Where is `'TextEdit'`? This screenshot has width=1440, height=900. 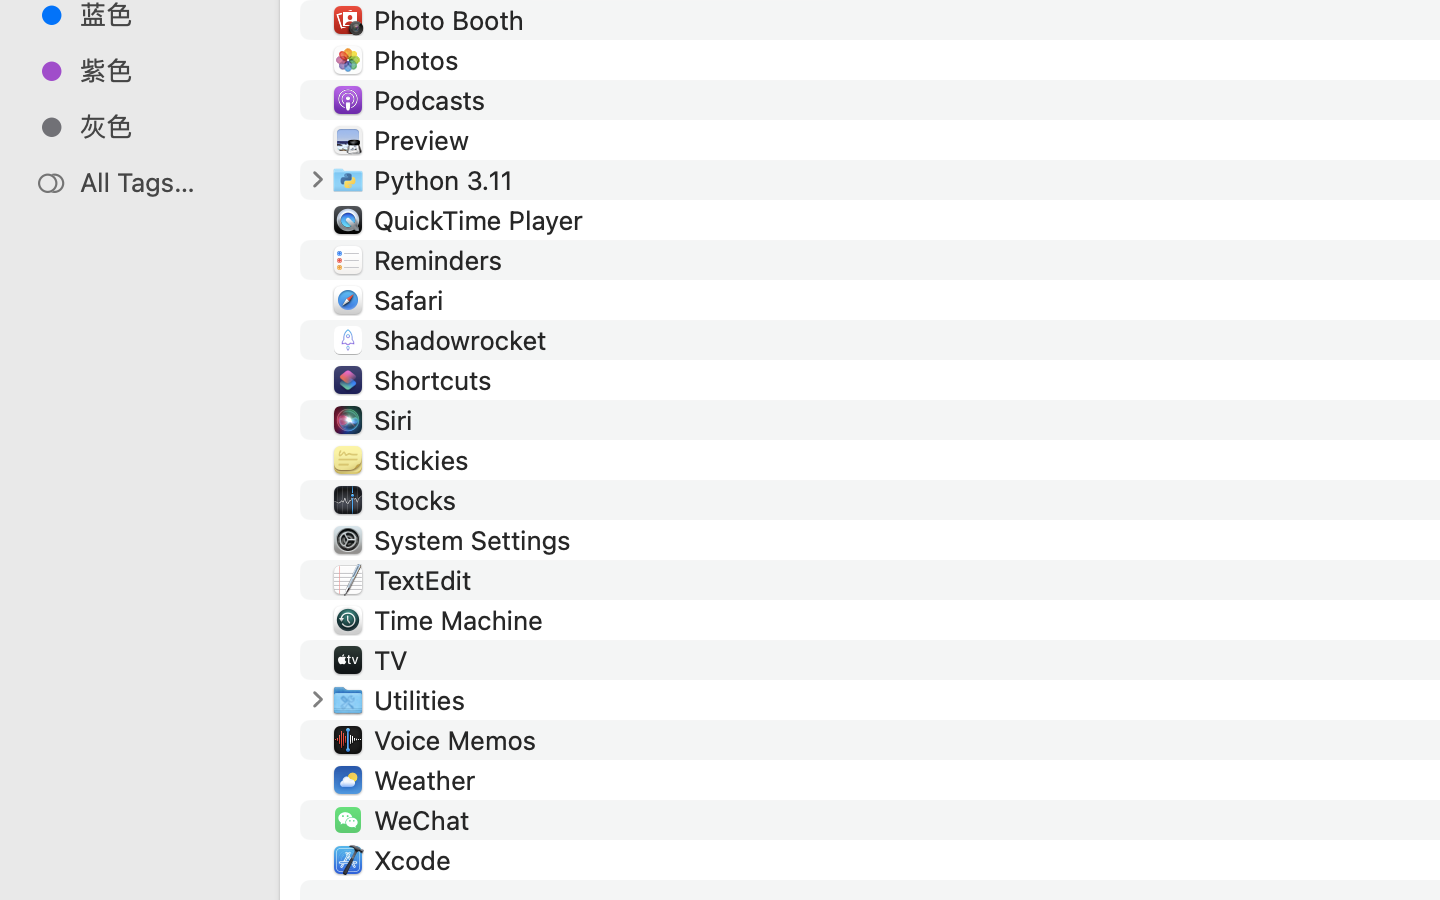 'TextEdit' is located at coordinates (426, 579).